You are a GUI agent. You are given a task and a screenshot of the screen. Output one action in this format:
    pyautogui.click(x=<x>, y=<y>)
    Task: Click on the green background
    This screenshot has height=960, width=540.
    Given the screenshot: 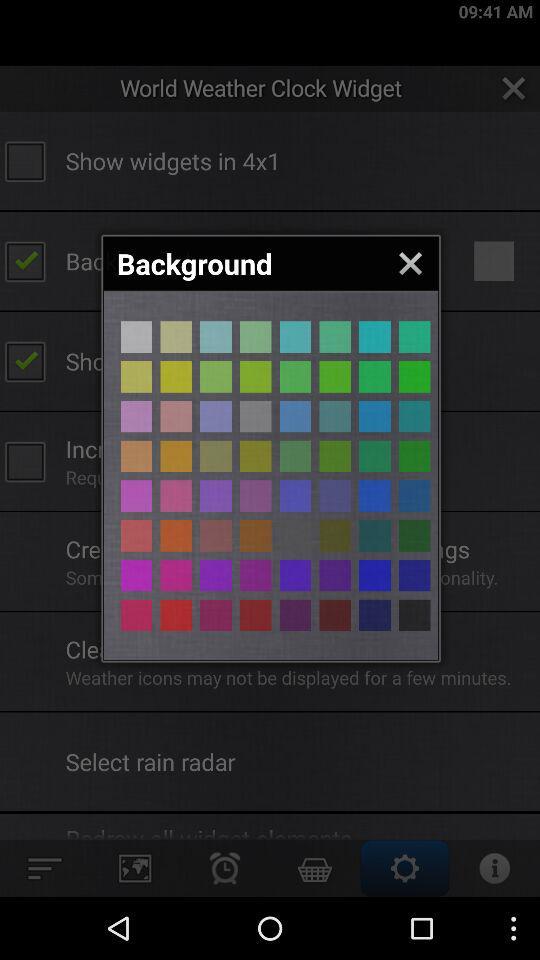 What is the action you would take?
    pyautogui.click(x=413, y=456)
    